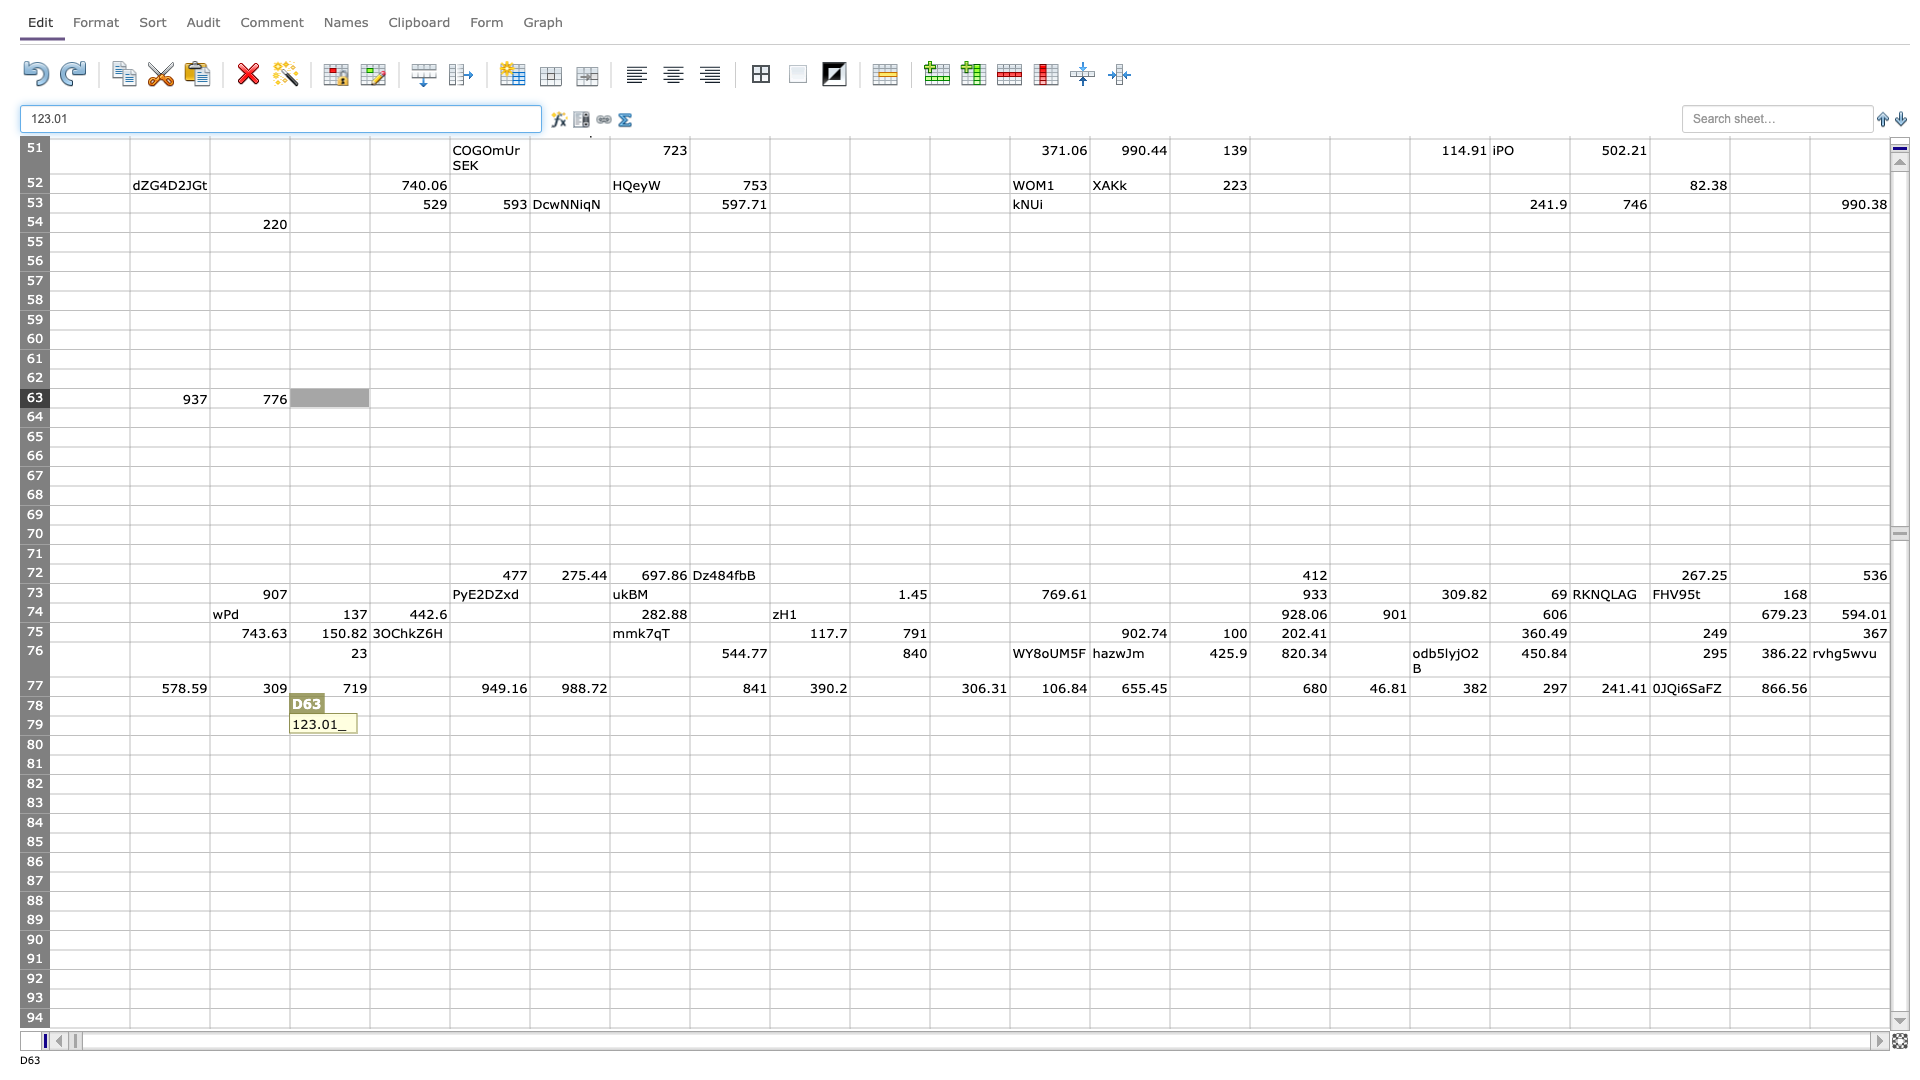 The width and height of the screenshot is (1920, 1080). Describe the element at coordinates (369, 715) in the screenshot. I see `top left corner of cell E79` at that location.